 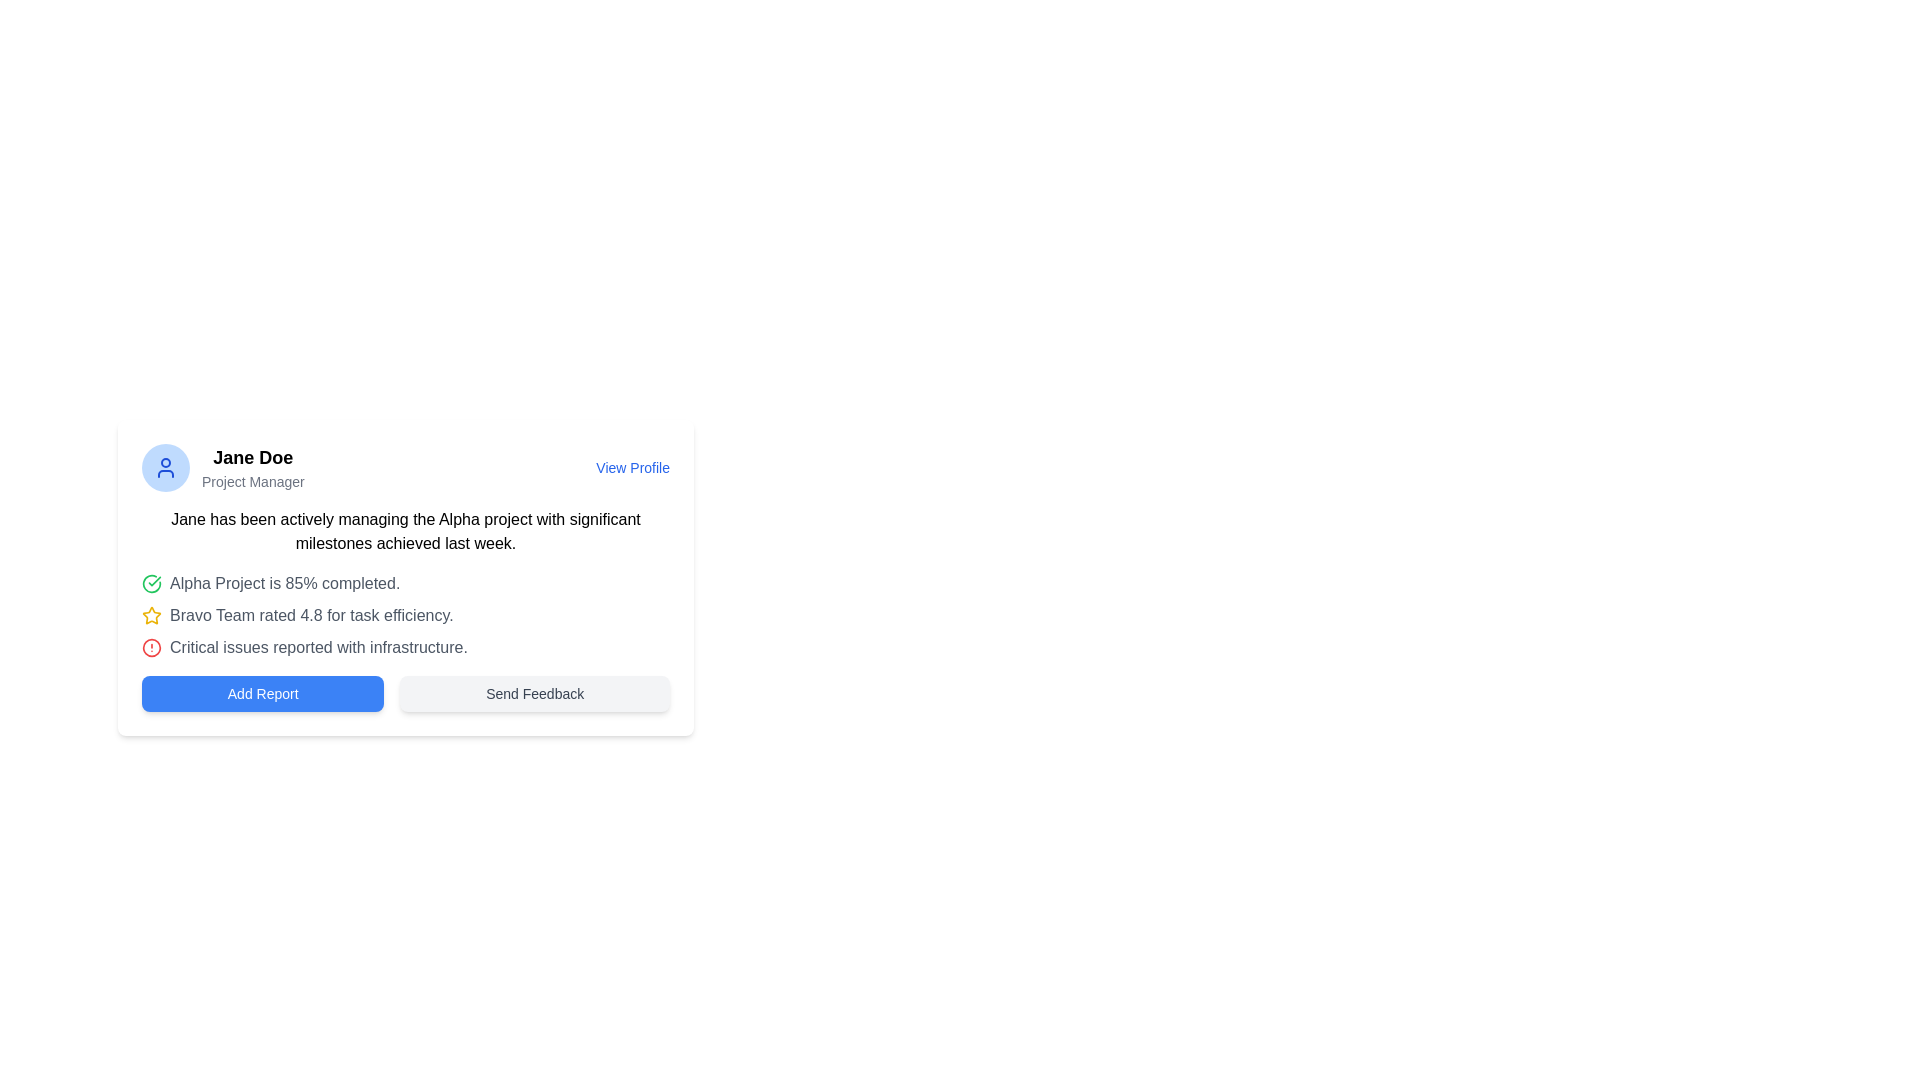 What do you see at coordinates (151, 648) in the screenshot?
I see `the alert icon located to the left of the text 'Critical issues reported with infrastructure'` at bounding box center [151, 648].